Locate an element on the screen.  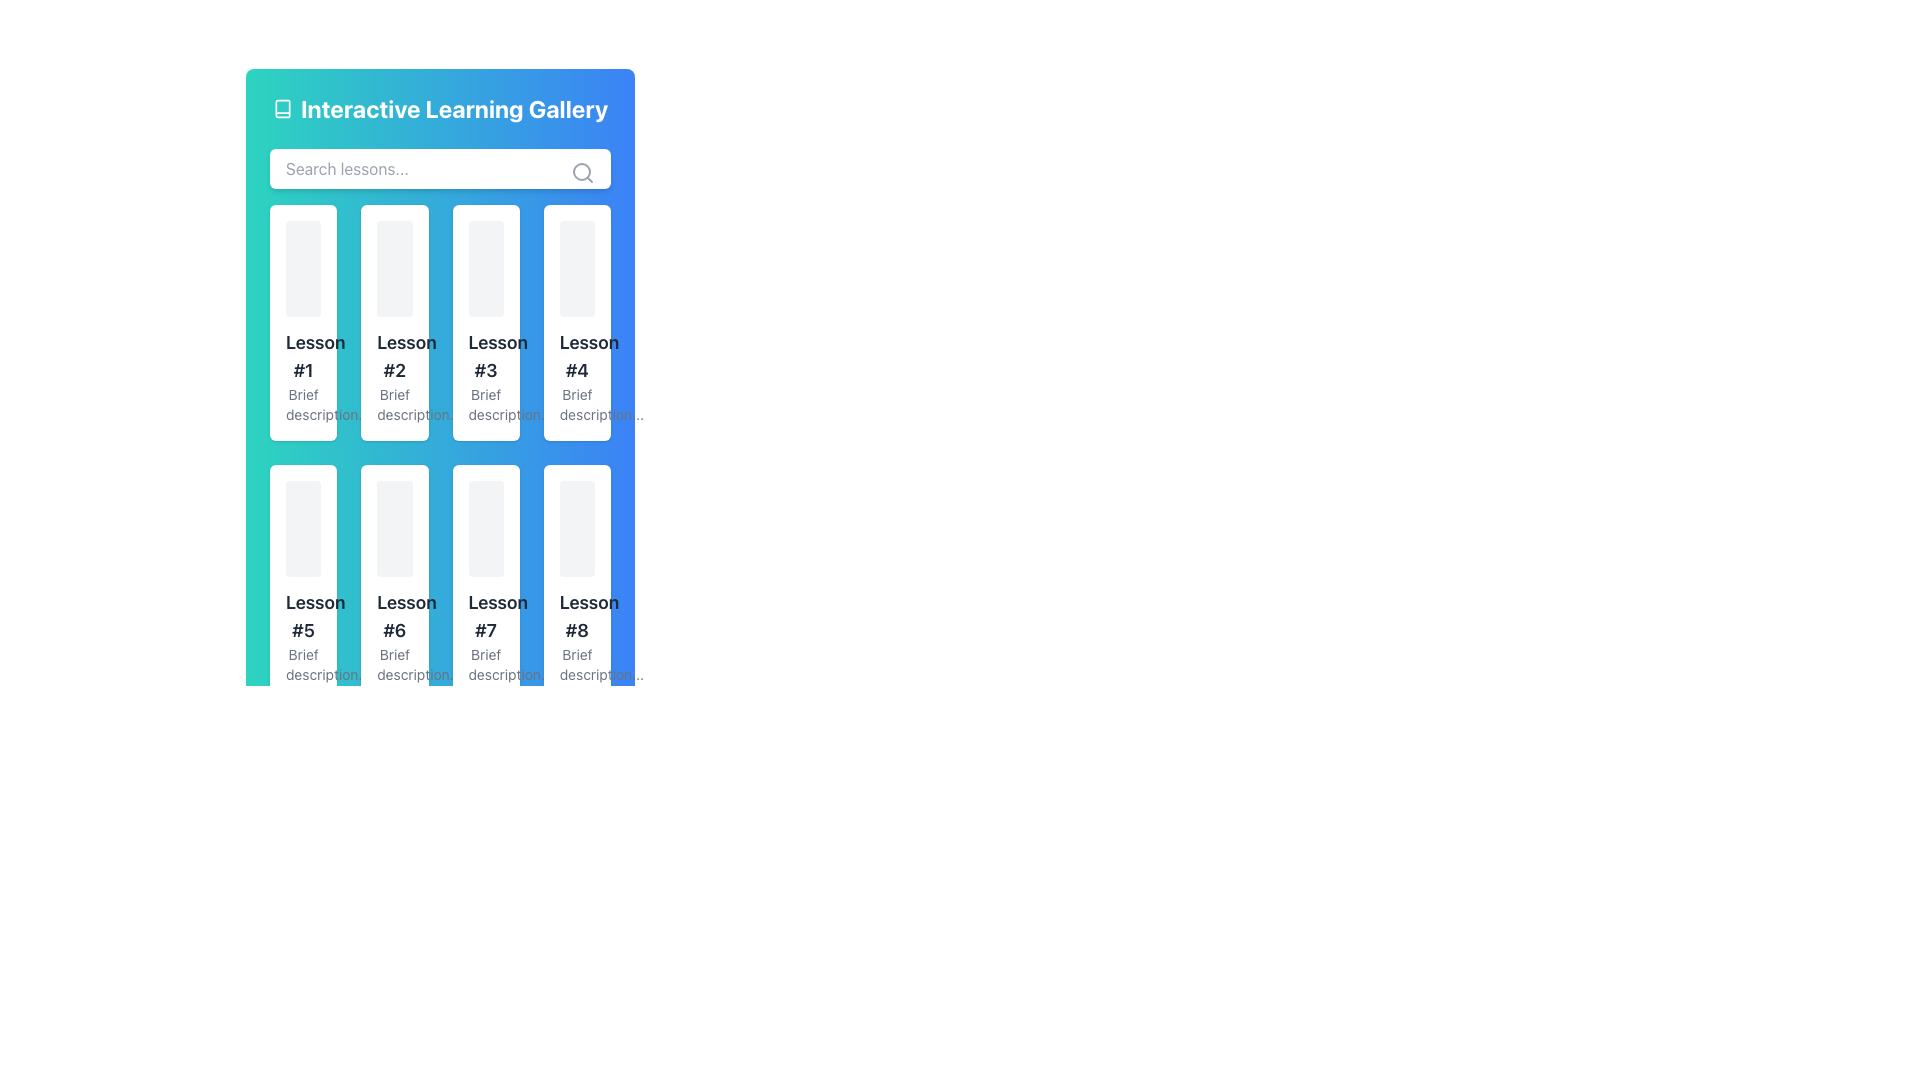
the magnifying glass icon located at the far-right side of the search bar within the 'Interactive Learning Gallery' component is located at coordinates (581, 172).